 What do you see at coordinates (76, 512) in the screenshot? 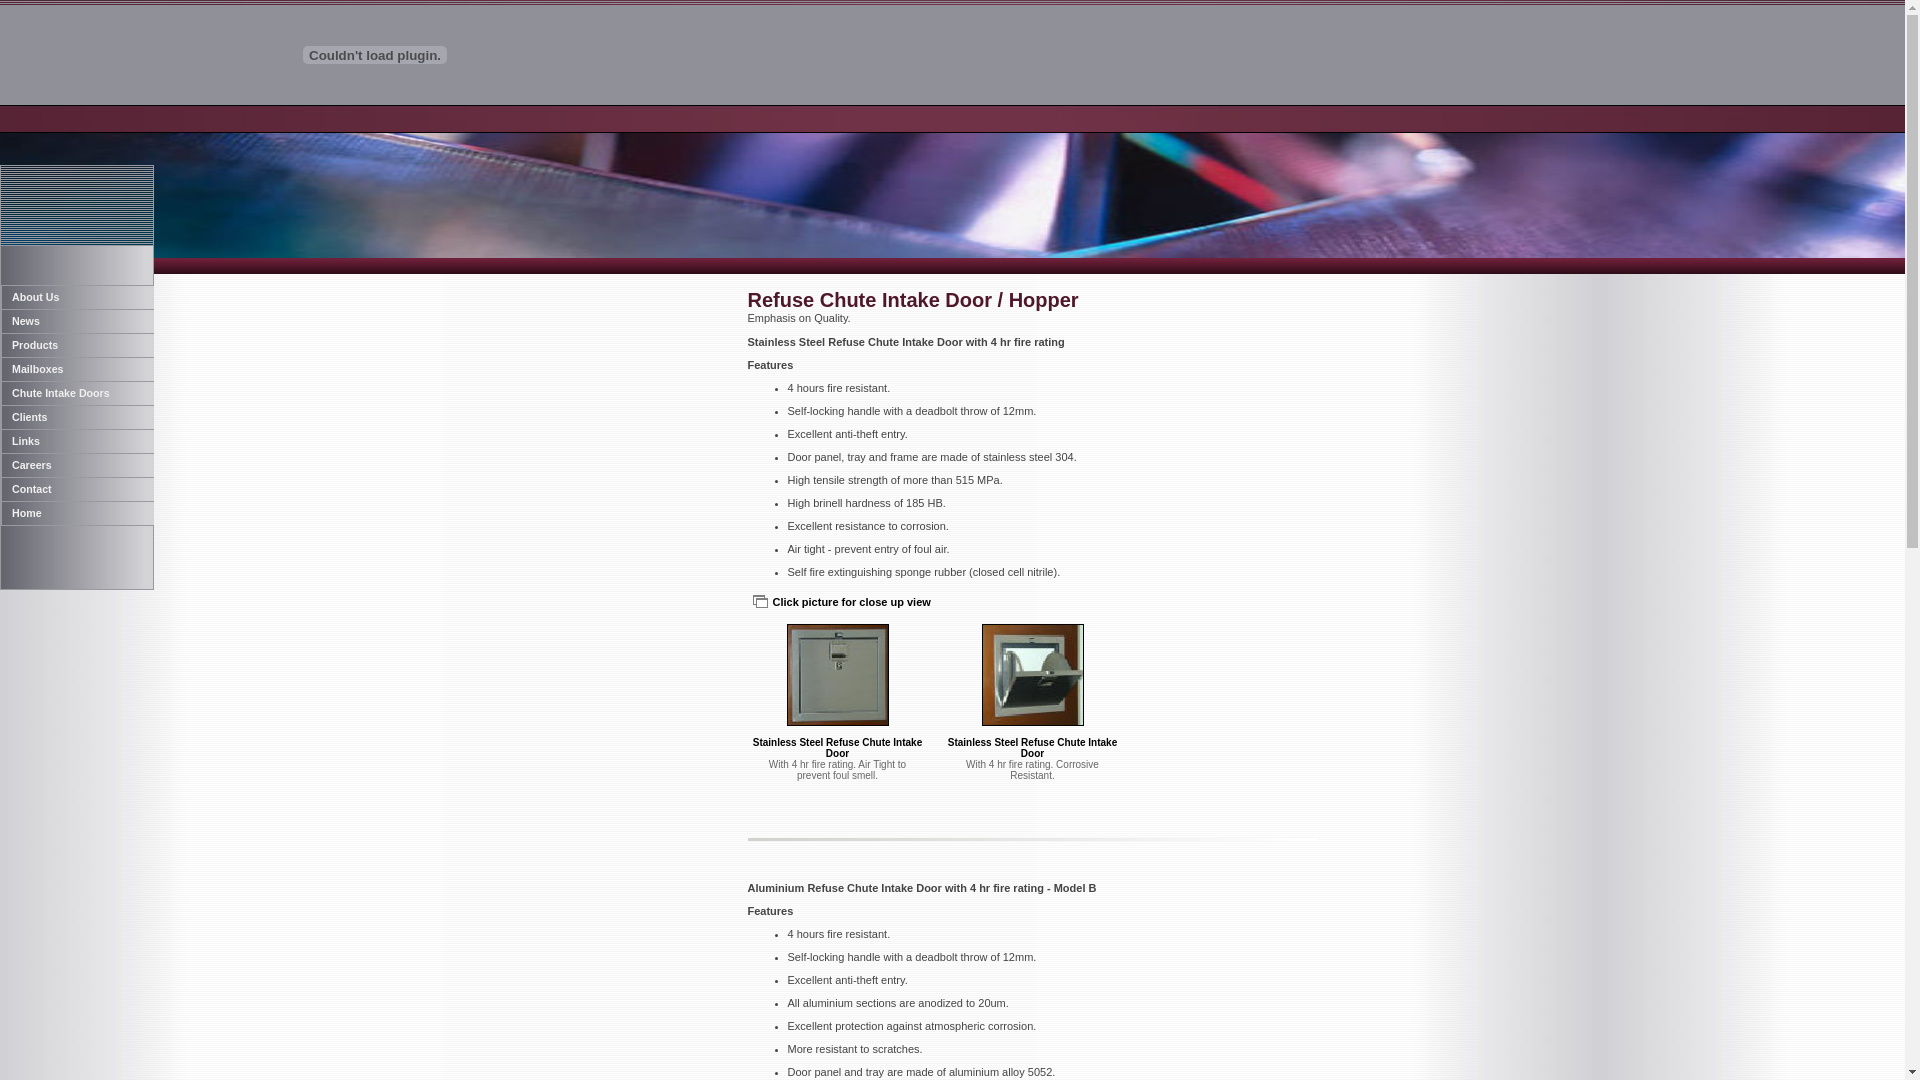
I see `'Home'` at bounding box center [76, 512].